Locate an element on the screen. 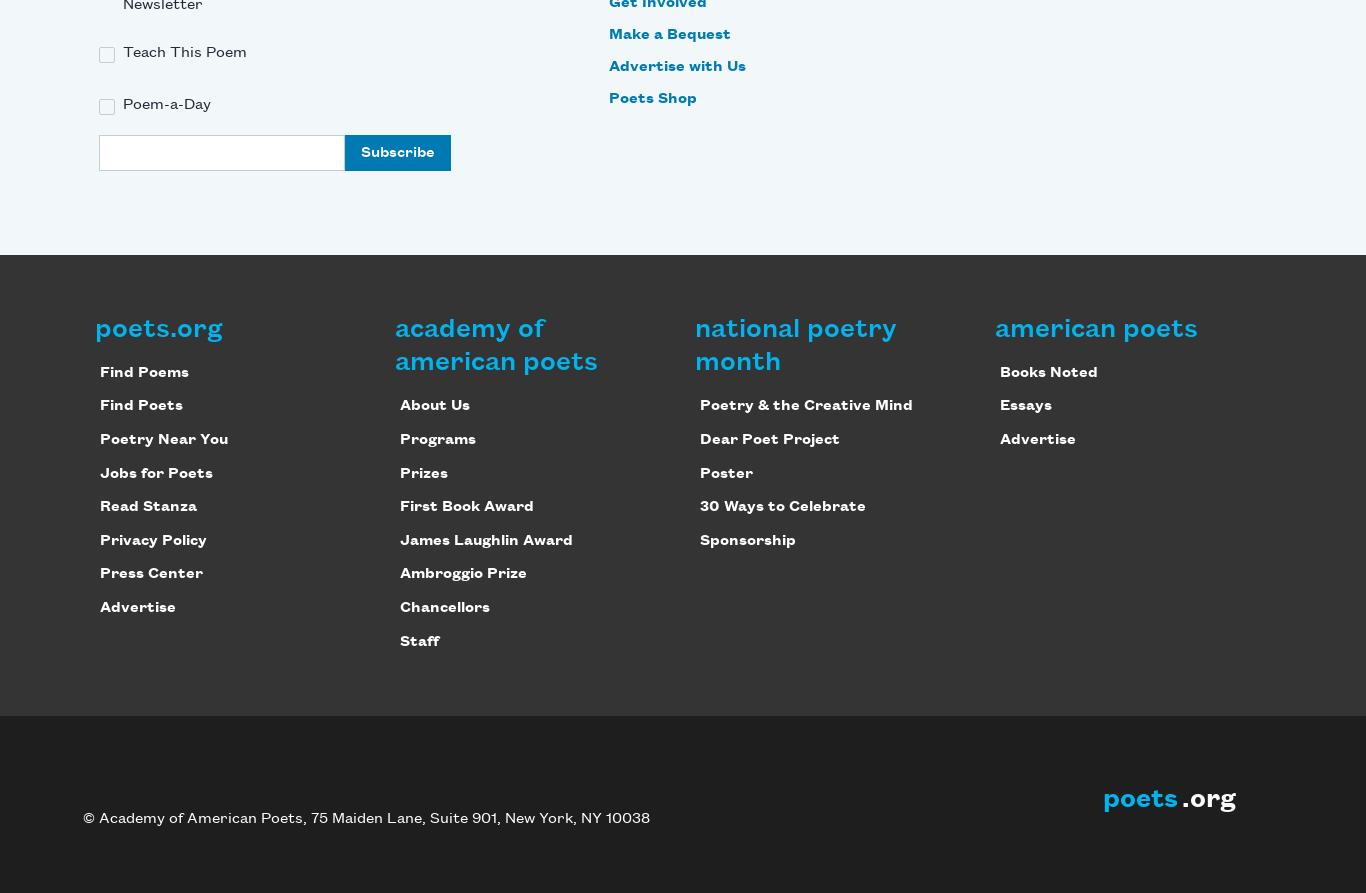 Image resolution: width=1366 pixels, height=893 pixels. 'academy of american poets' is located at coordinates (394, 344).